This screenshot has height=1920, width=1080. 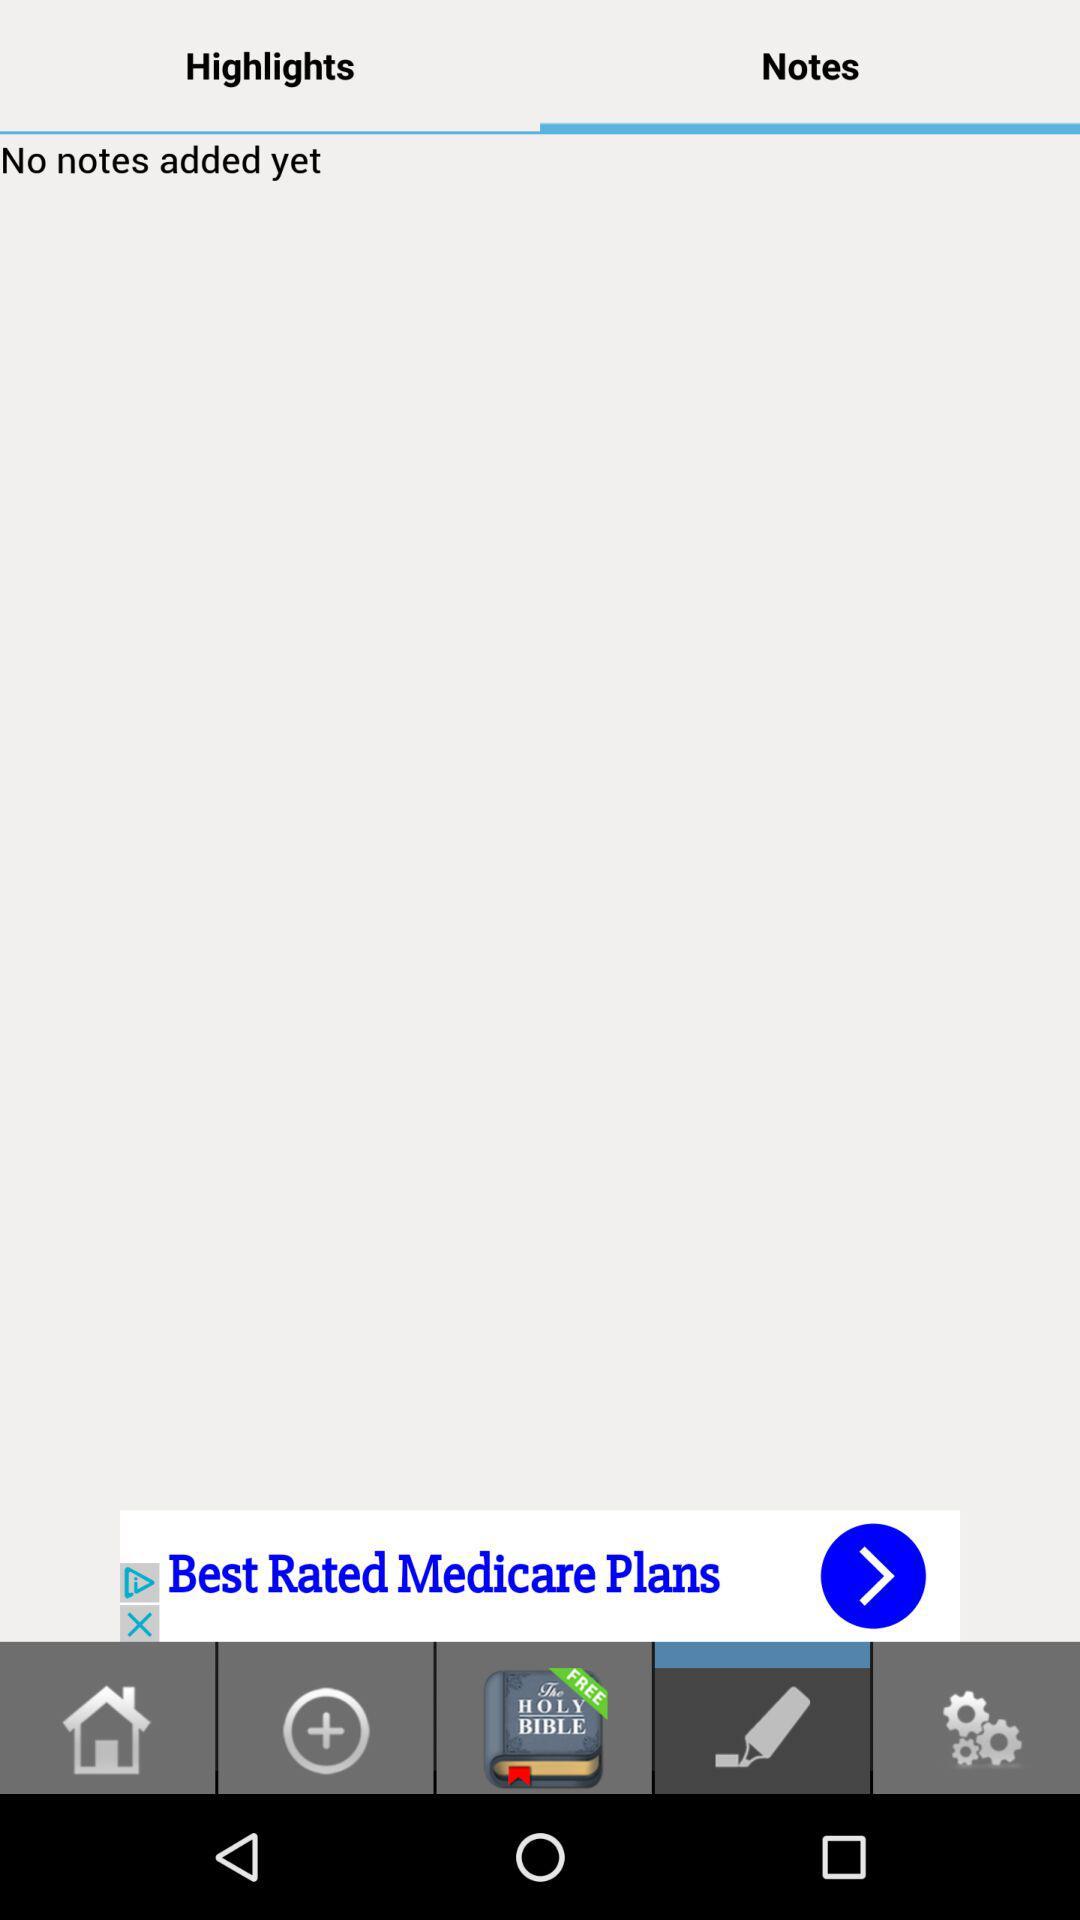 I want to click on the settings icon, so click(x=975, y=1851).